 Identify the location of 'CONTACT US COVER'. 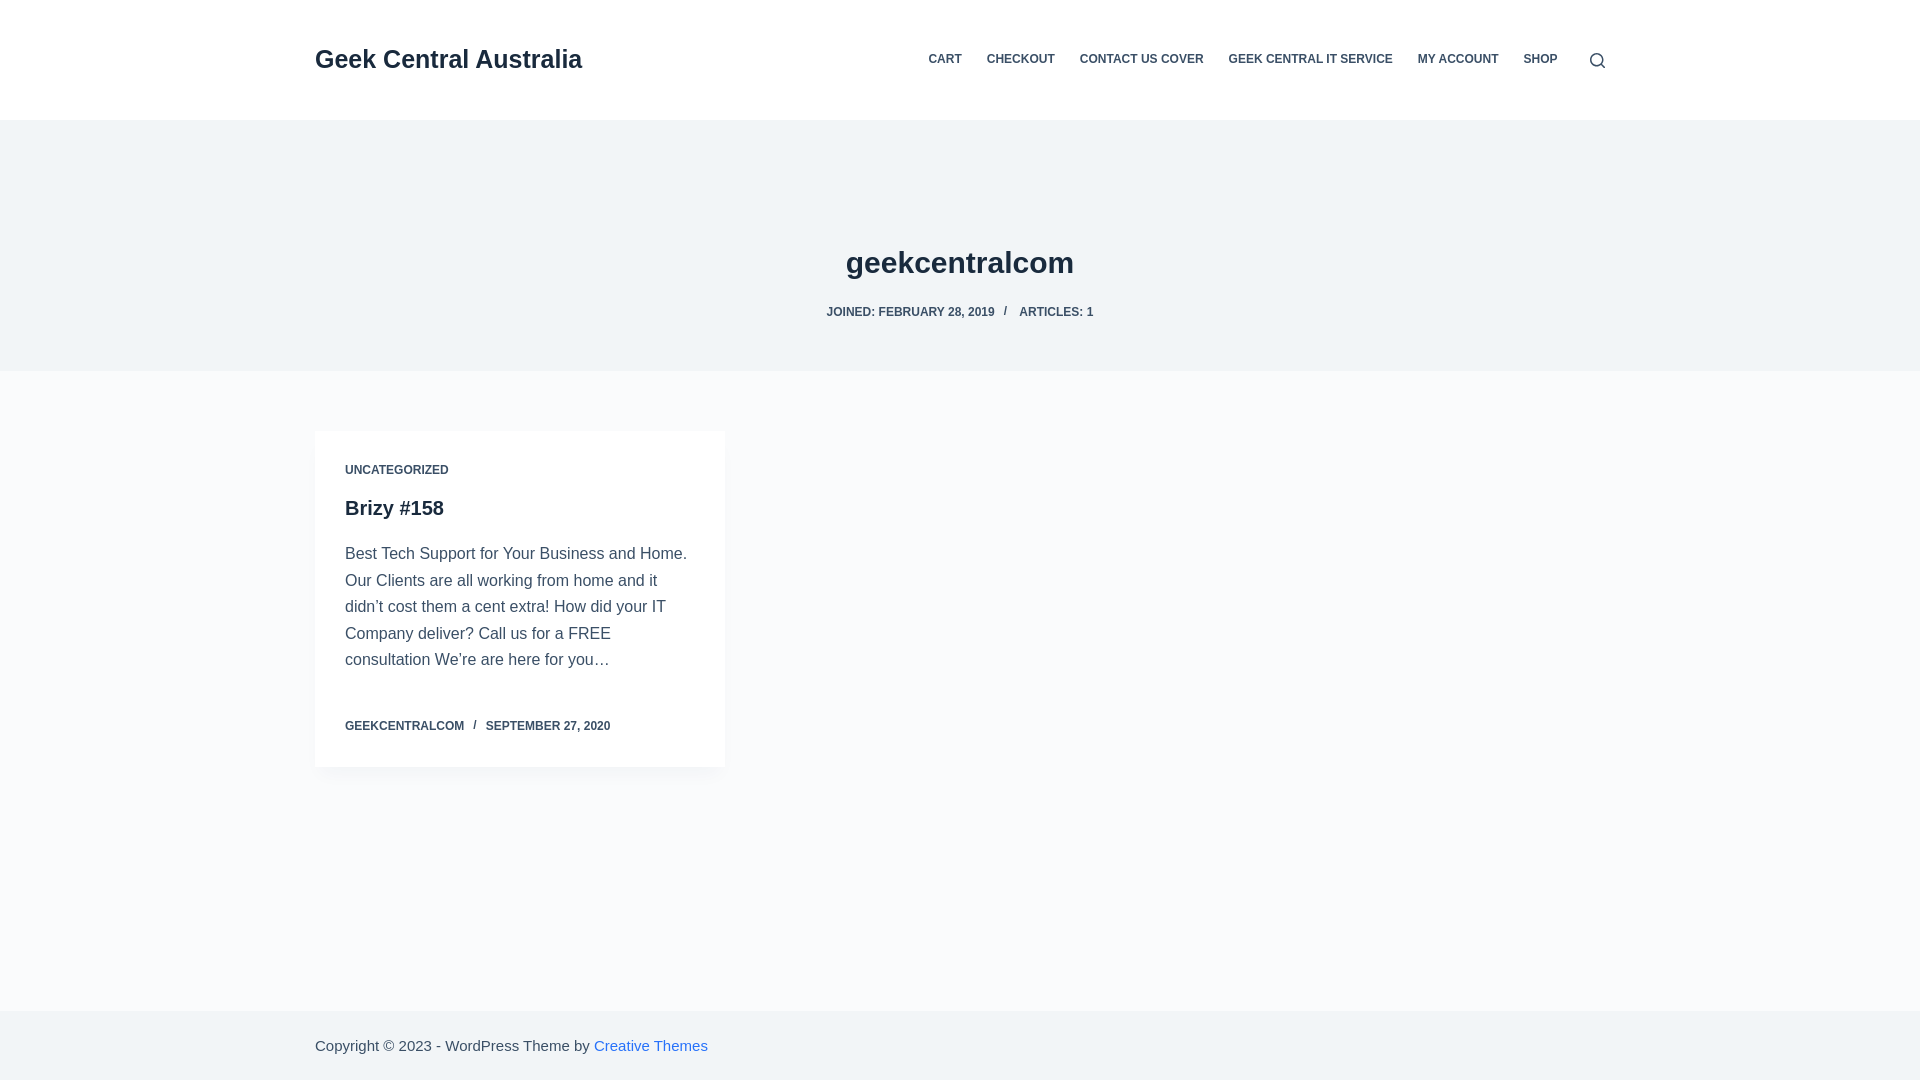
(1141, 59).